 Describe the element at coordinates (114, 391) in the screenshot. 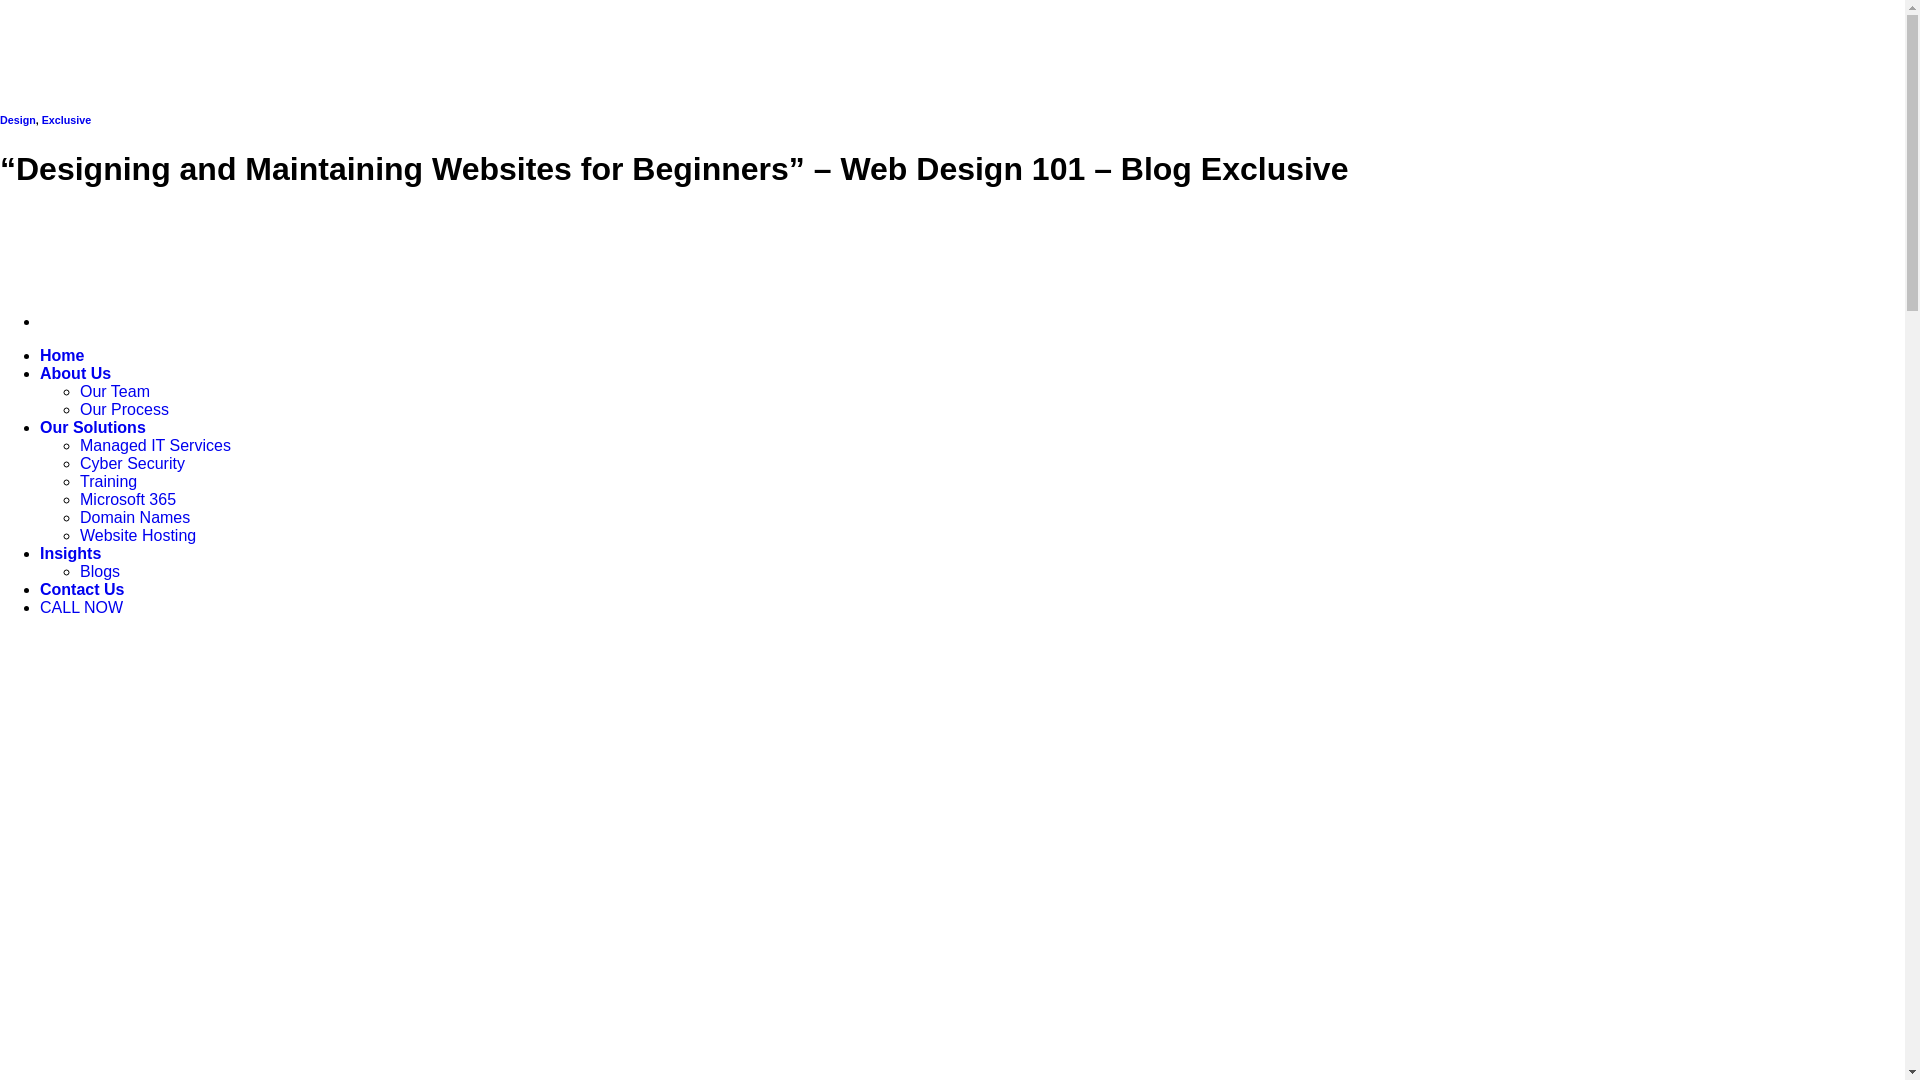

I see `'Our Team'` at that location.